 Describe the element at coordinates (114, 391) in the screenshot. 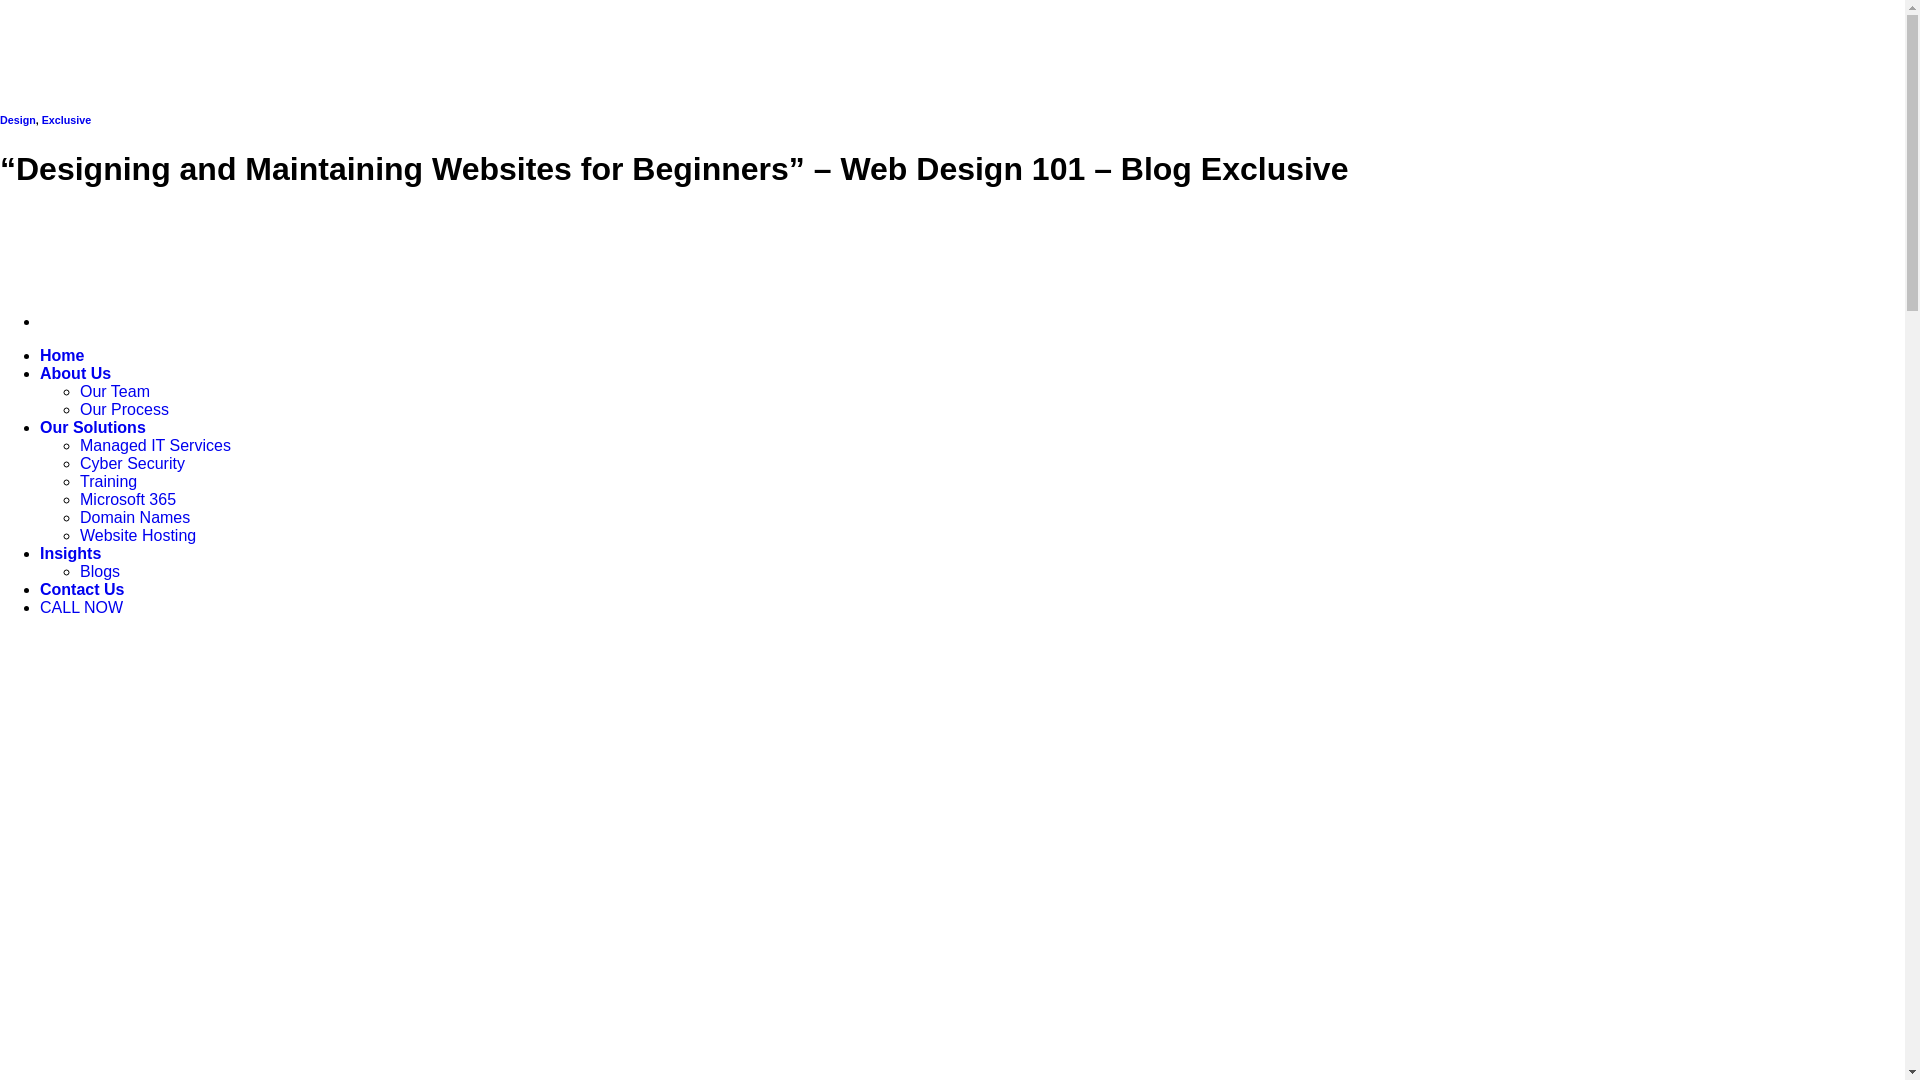

I see `'Our Team'` at that location.